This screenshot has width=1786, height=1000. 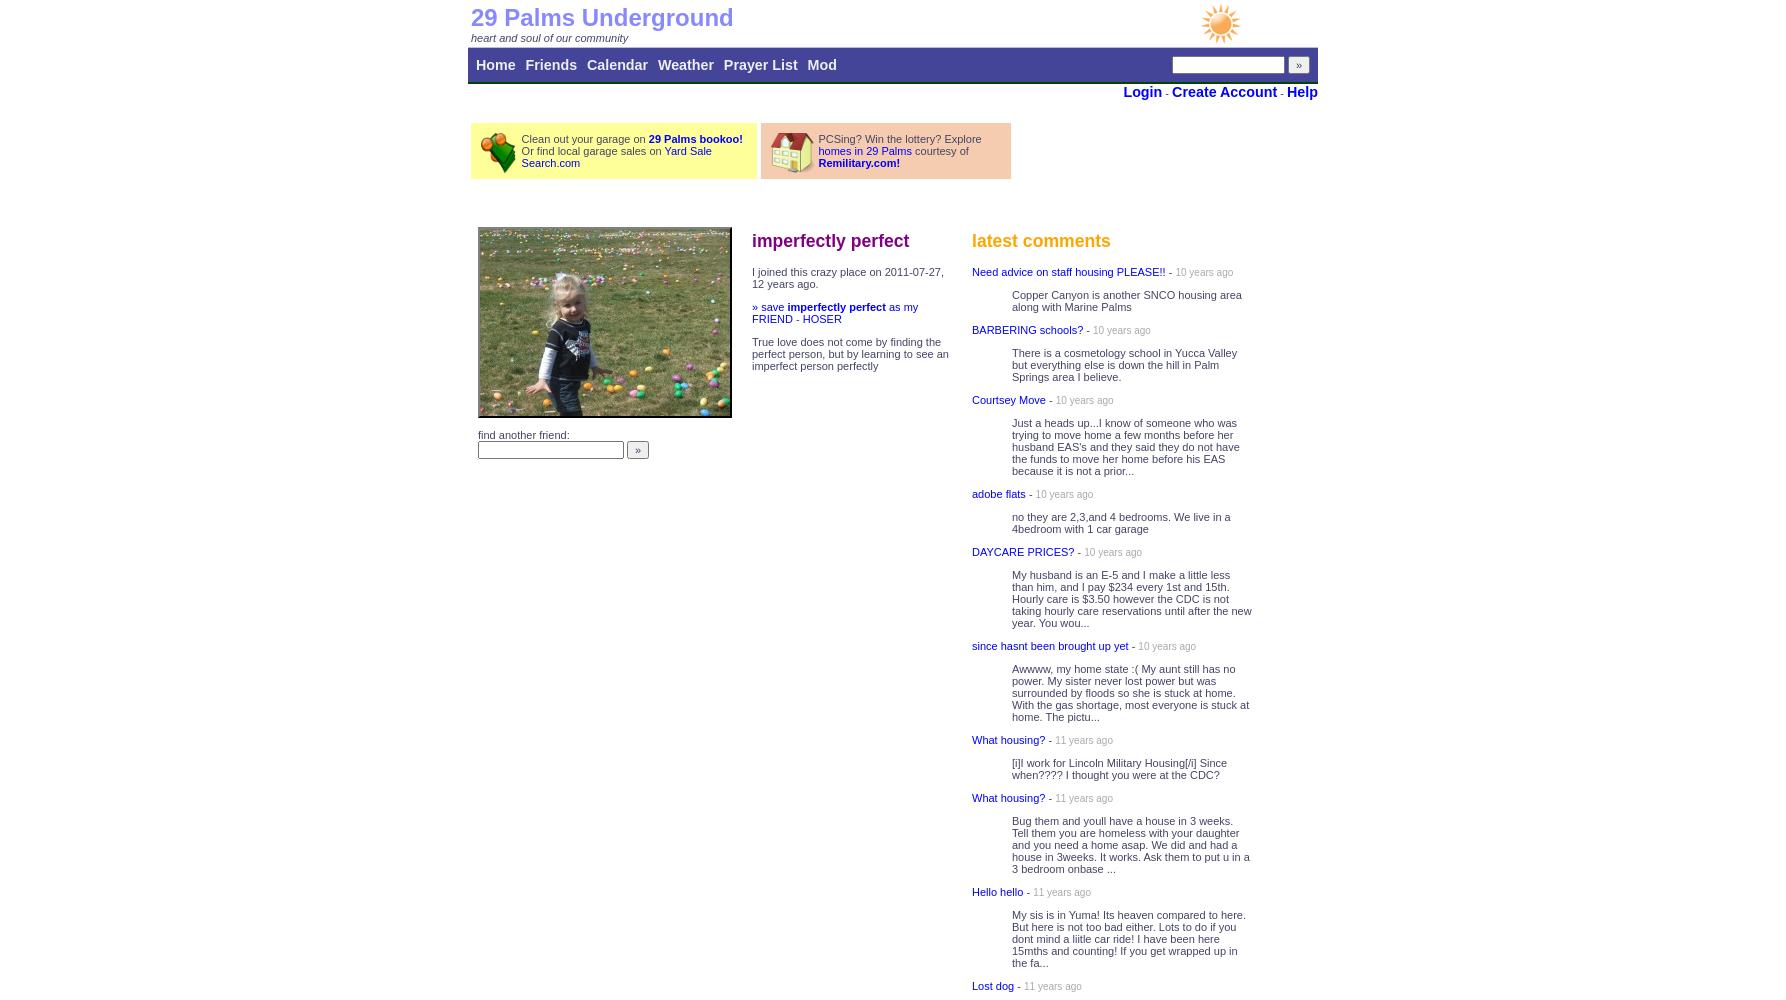 What do you see at coordinates (583, 139) in the screenshot?
I see `'Clean out your garage on'` at bounding box center [583, 139].